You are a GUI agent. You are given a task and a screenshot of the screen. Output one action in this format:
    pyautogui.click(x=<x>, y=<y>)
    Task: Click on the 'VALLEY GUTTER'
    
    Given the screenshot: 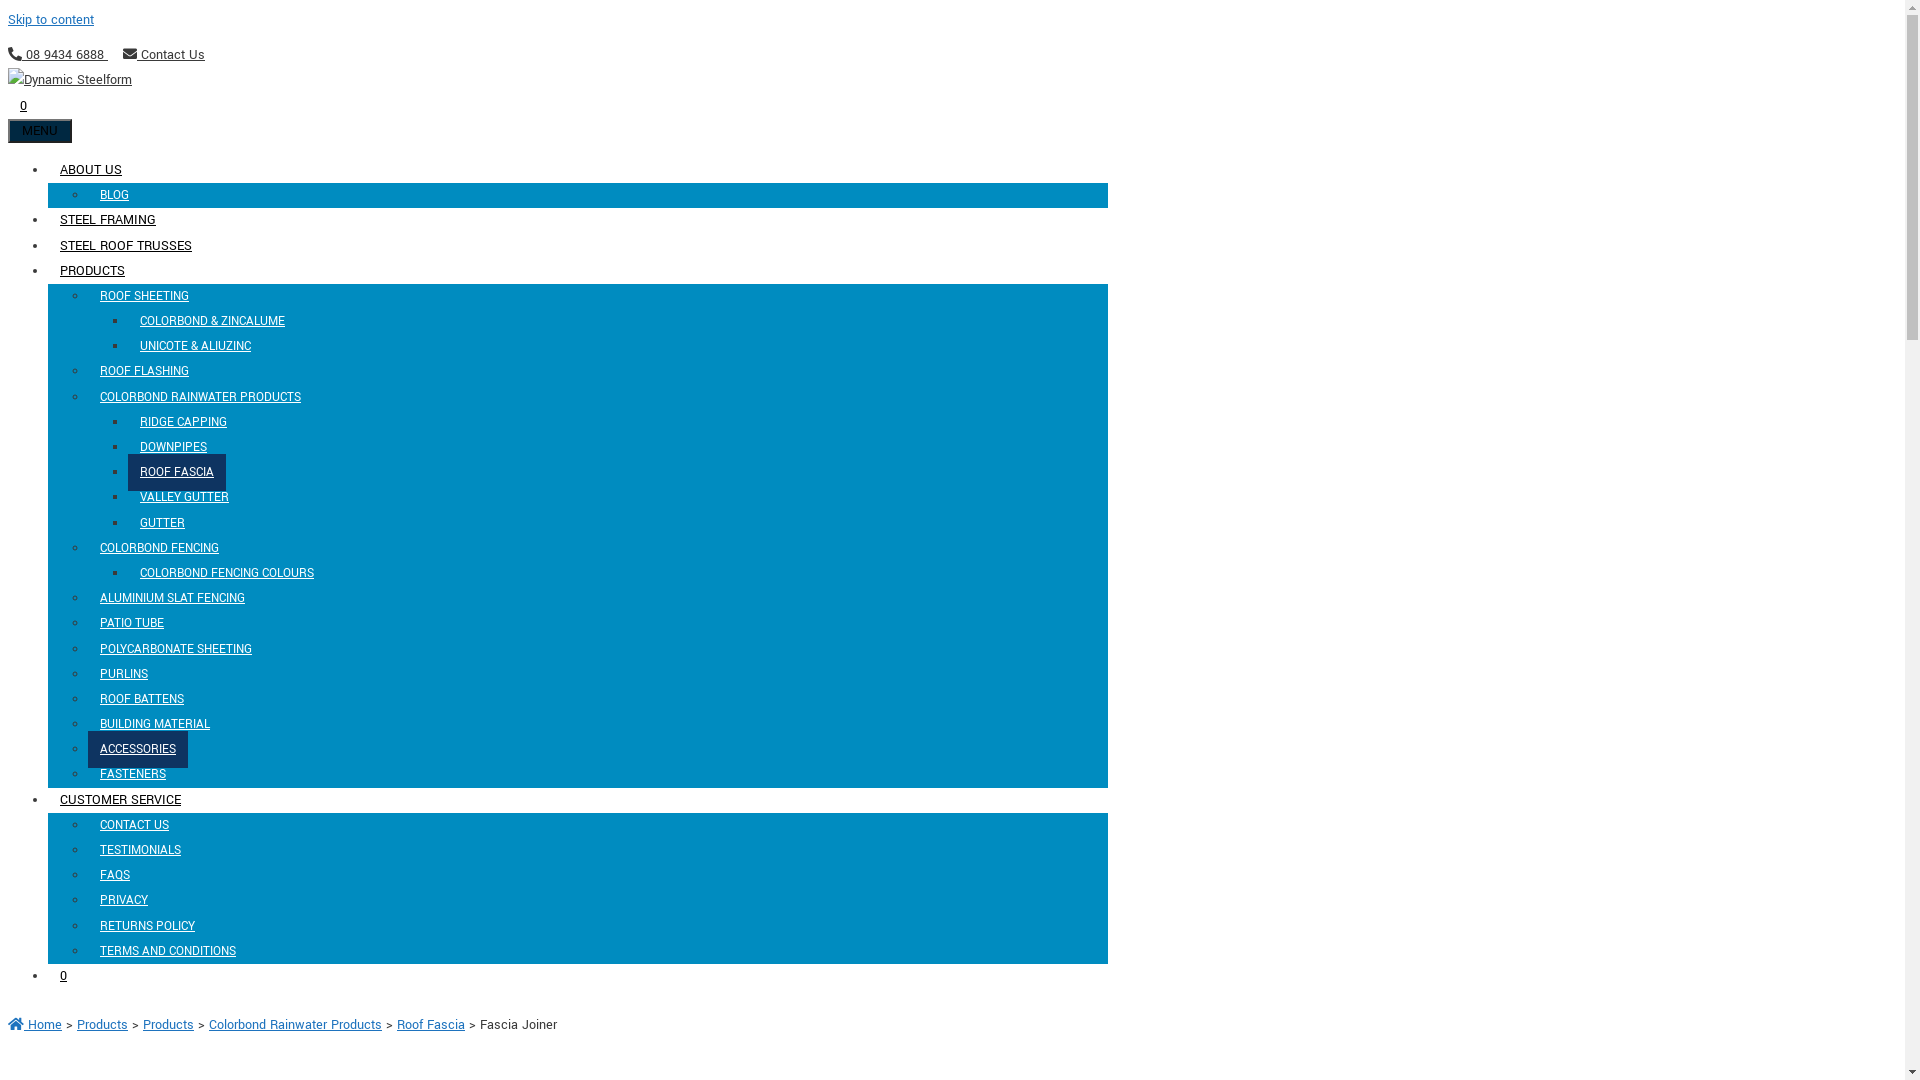 What is the action you would take?
    pyautogui.click(x=184, y=496)
    